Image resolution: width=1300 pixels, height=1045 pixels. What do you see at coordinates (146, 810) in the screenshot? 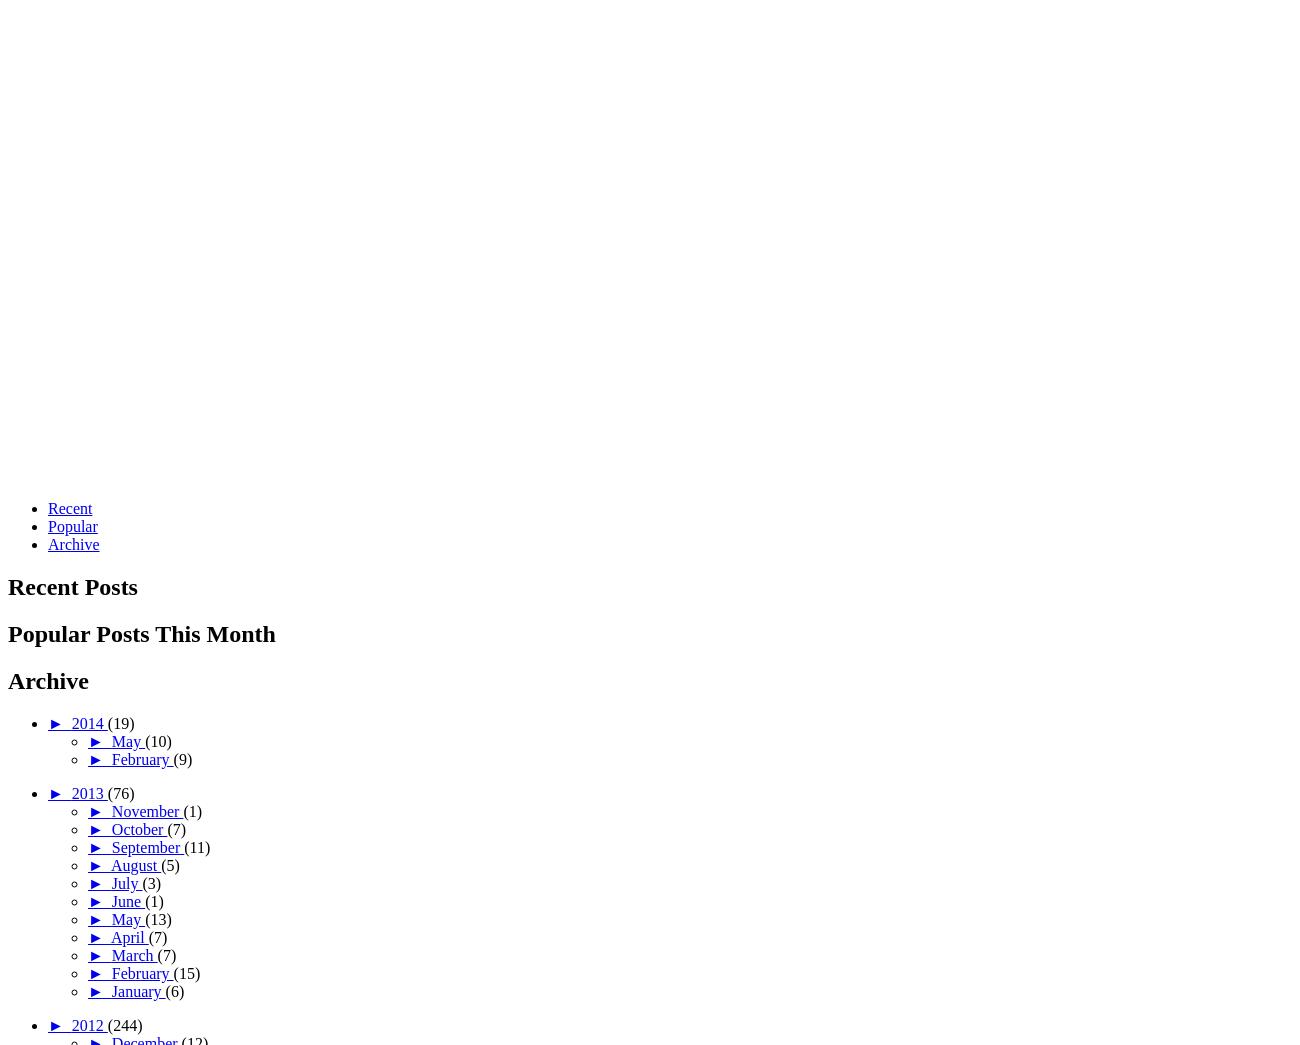
I see `'November'` at bounding box center [146, 810].